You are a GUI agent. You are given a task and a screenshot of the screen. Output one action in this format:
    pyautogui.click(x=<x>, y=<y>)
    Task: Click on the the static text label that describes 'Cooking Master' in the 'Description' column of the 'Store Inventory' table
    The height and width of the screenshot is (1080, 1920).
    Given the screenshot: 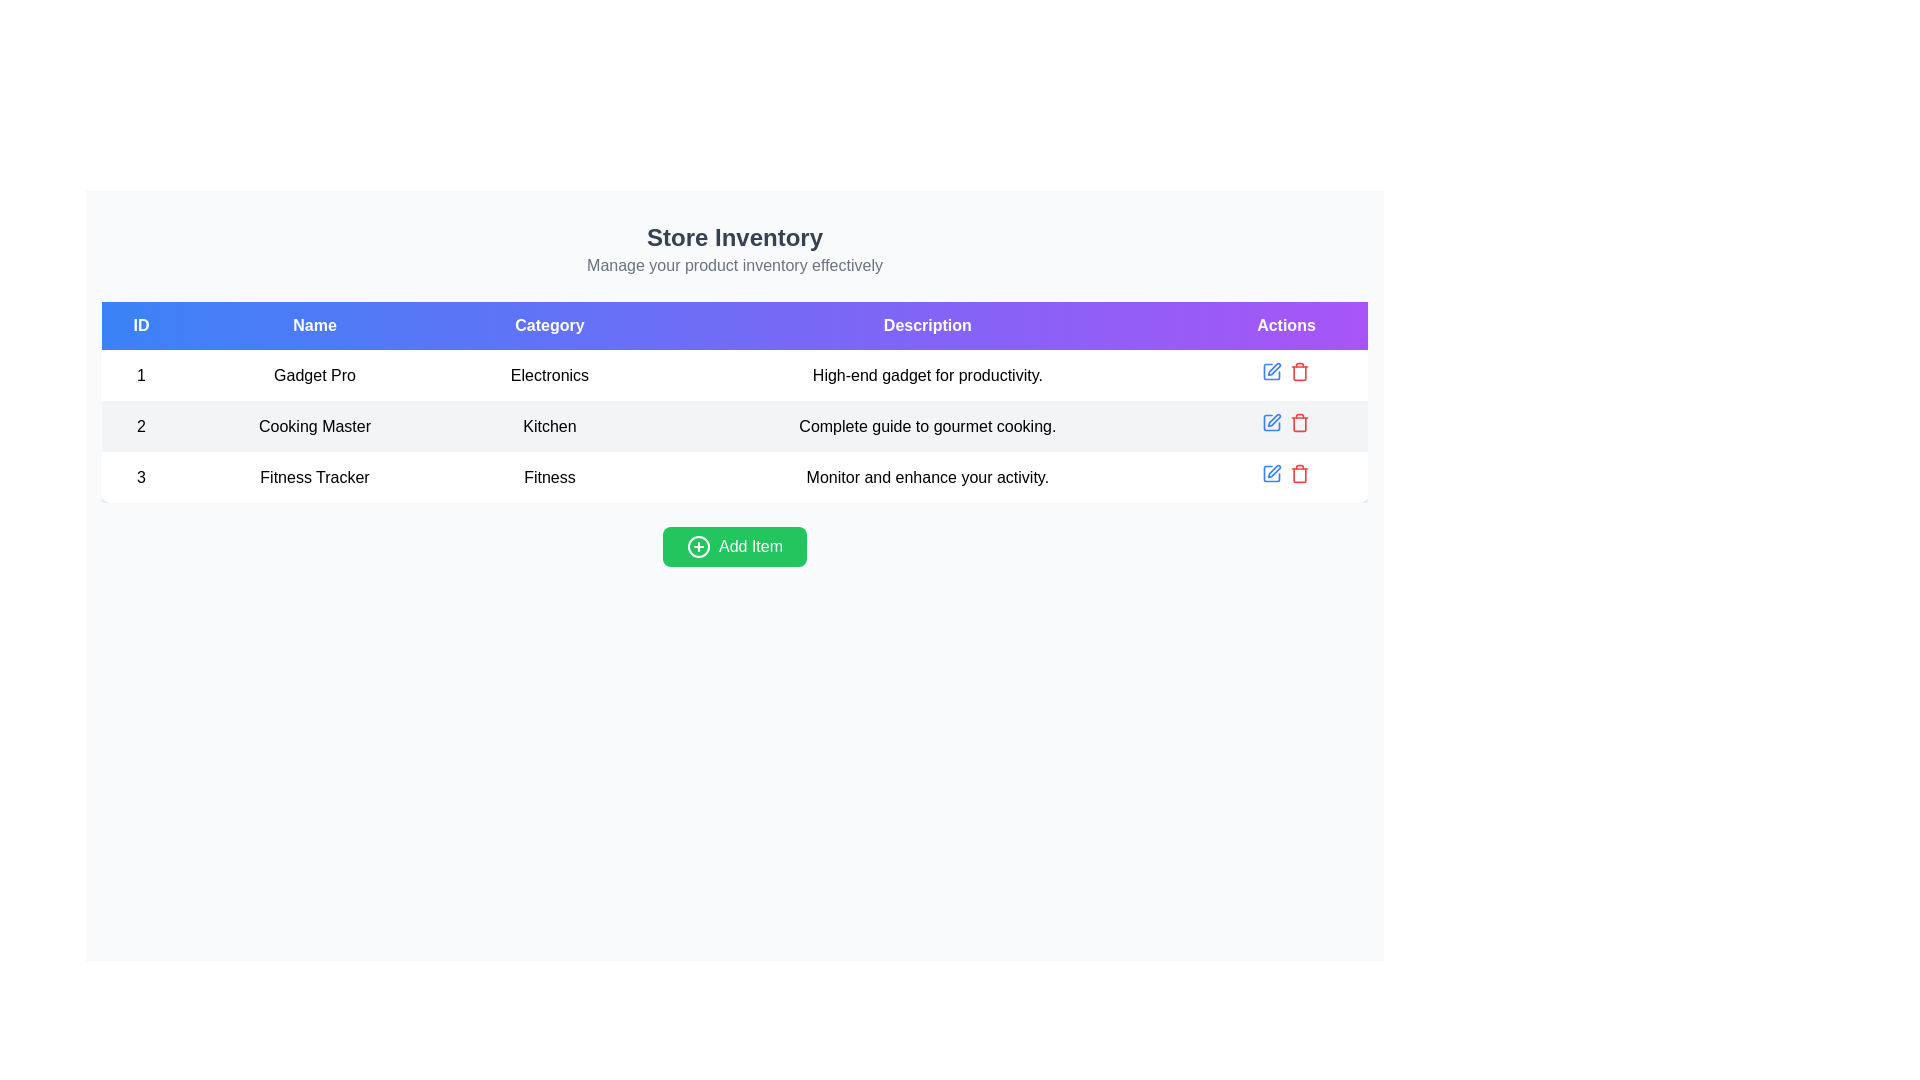 What is the action you would take?
    pyautogui.click(x=926, y=425)
    